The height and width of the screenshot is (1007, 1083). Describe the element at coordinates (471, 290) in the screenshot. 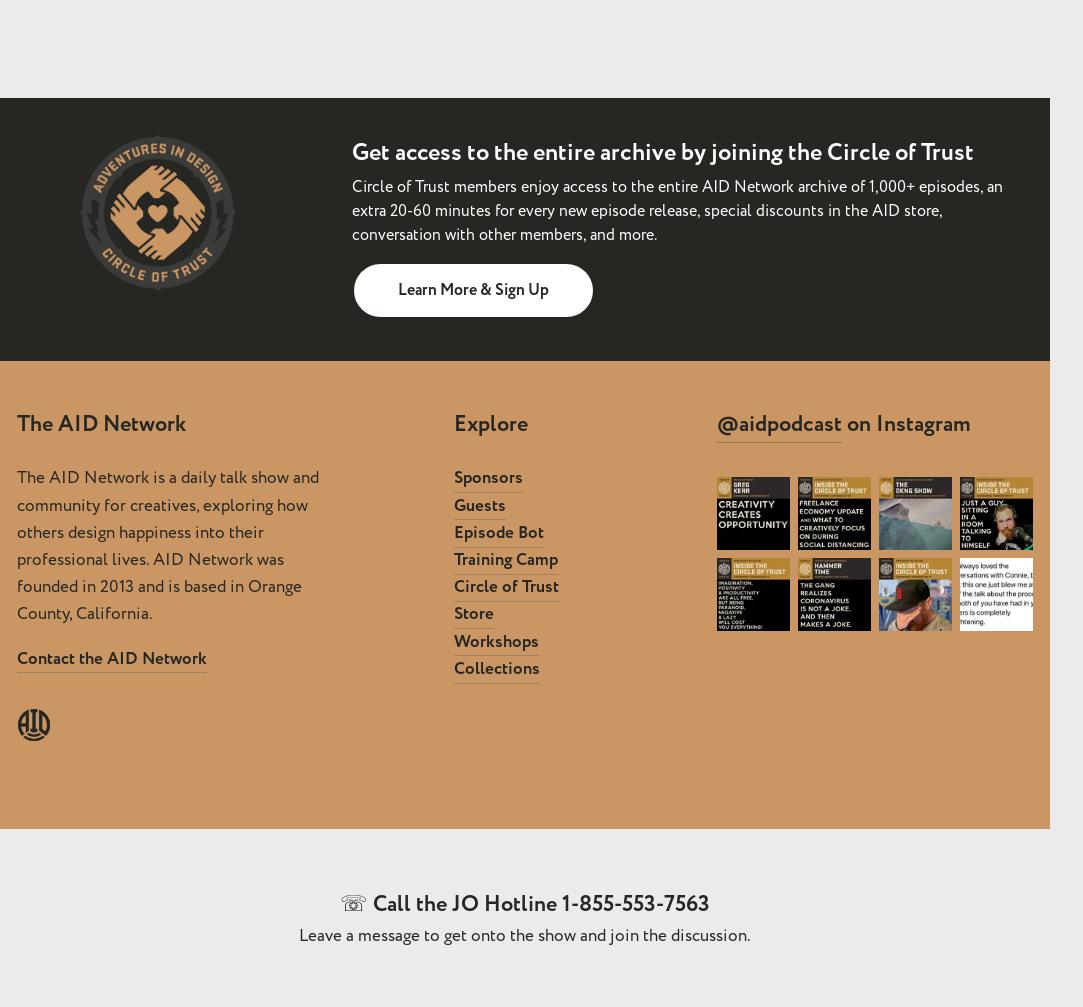

I see `'Learn More & Sign Up'` at that location.